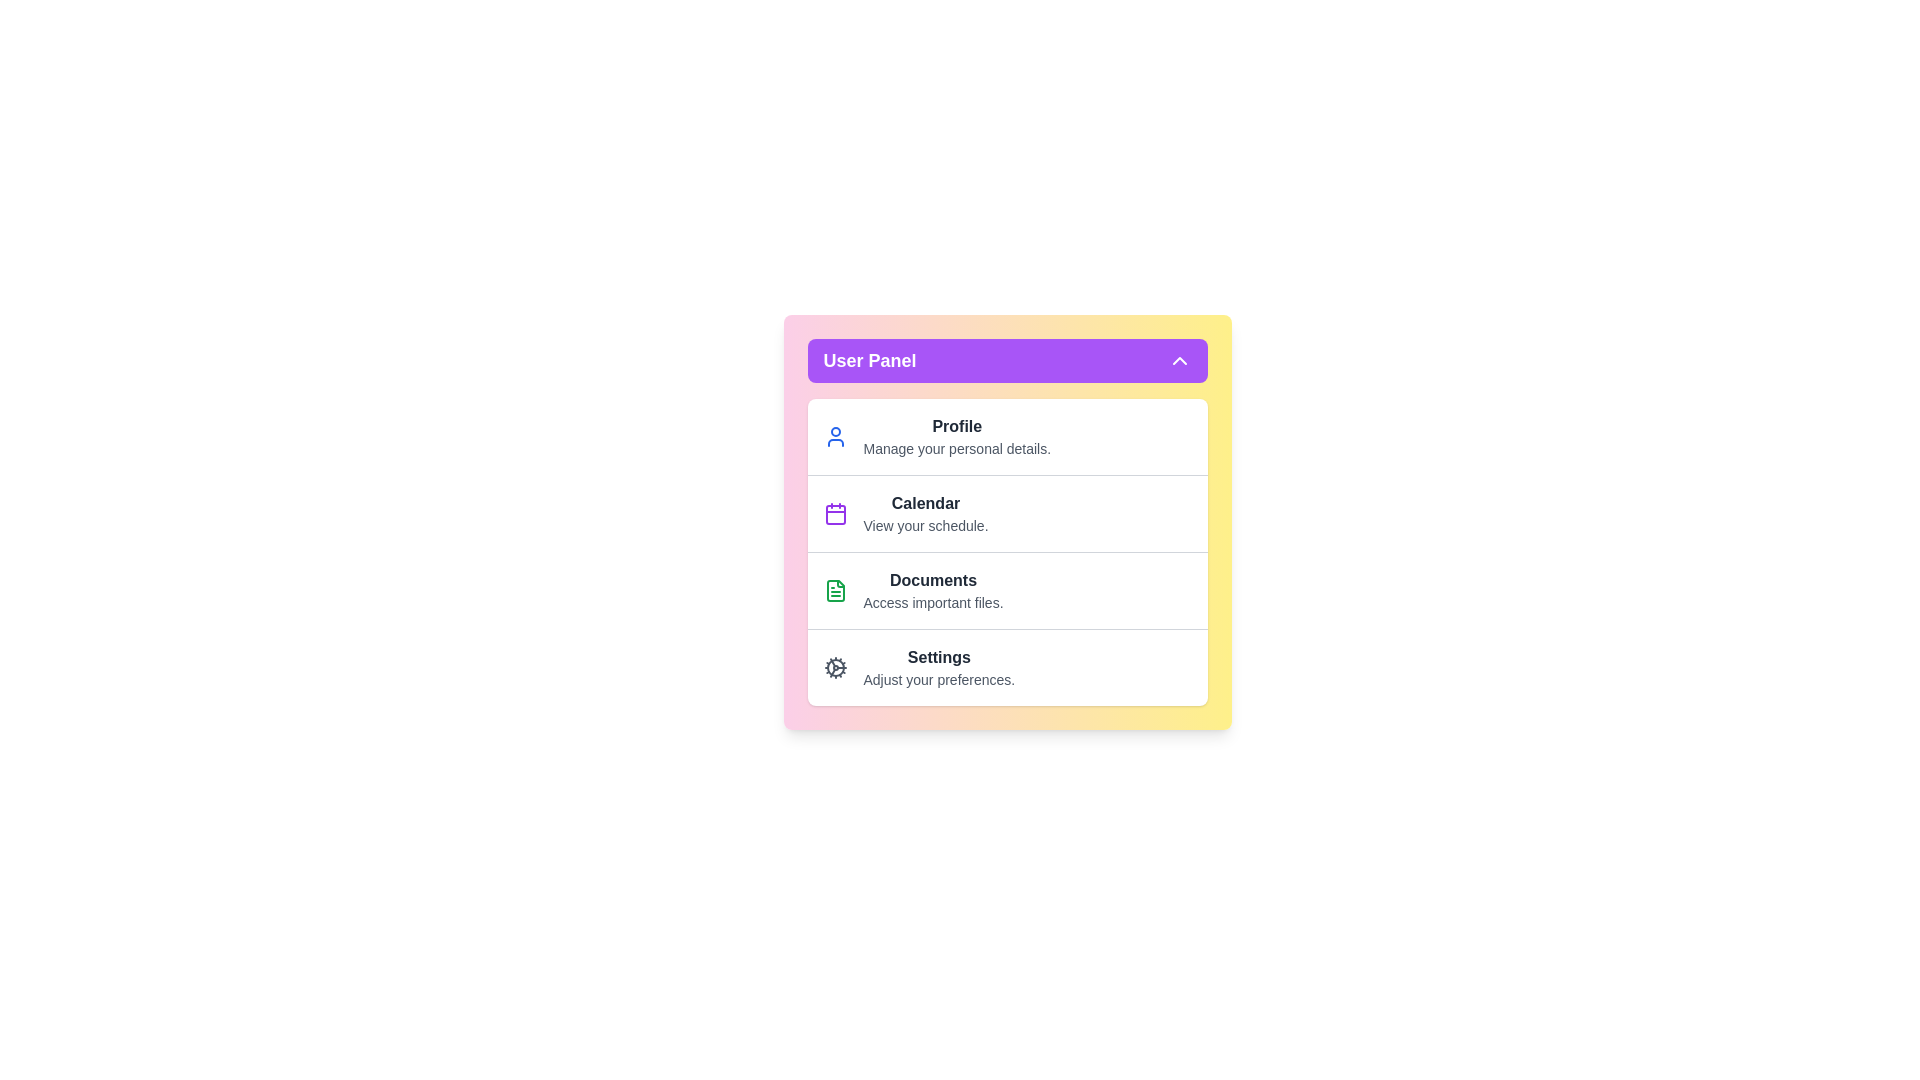 This screenshot has width=1920, height=1080. What do you see at coordinates (1179, 361) in the screenshot?
I see `the upward-pointing chevron icon with white lines on a purple background in the far-right corner of the 'User Panel' header` at bounding box center [1179, 361].